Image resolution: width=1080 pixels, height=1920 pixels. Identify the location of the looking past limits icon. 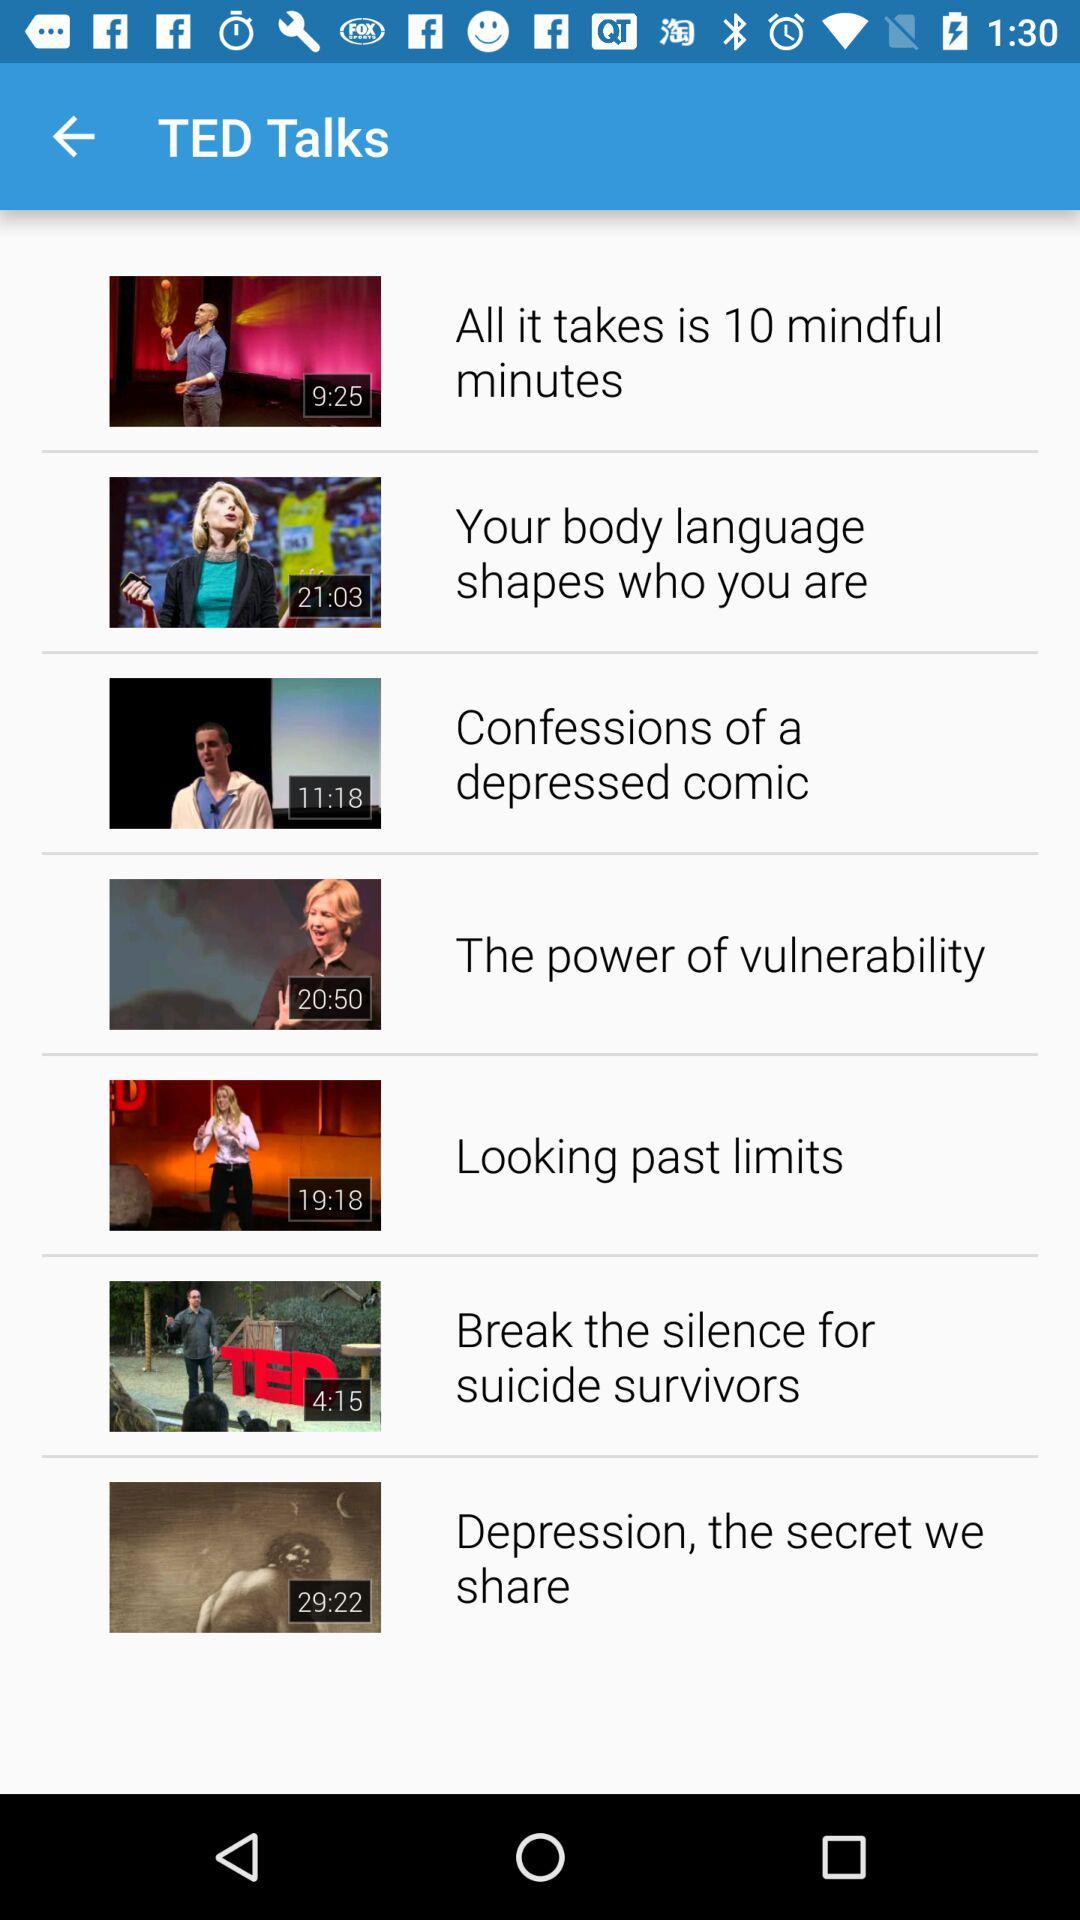
(739, 1155).